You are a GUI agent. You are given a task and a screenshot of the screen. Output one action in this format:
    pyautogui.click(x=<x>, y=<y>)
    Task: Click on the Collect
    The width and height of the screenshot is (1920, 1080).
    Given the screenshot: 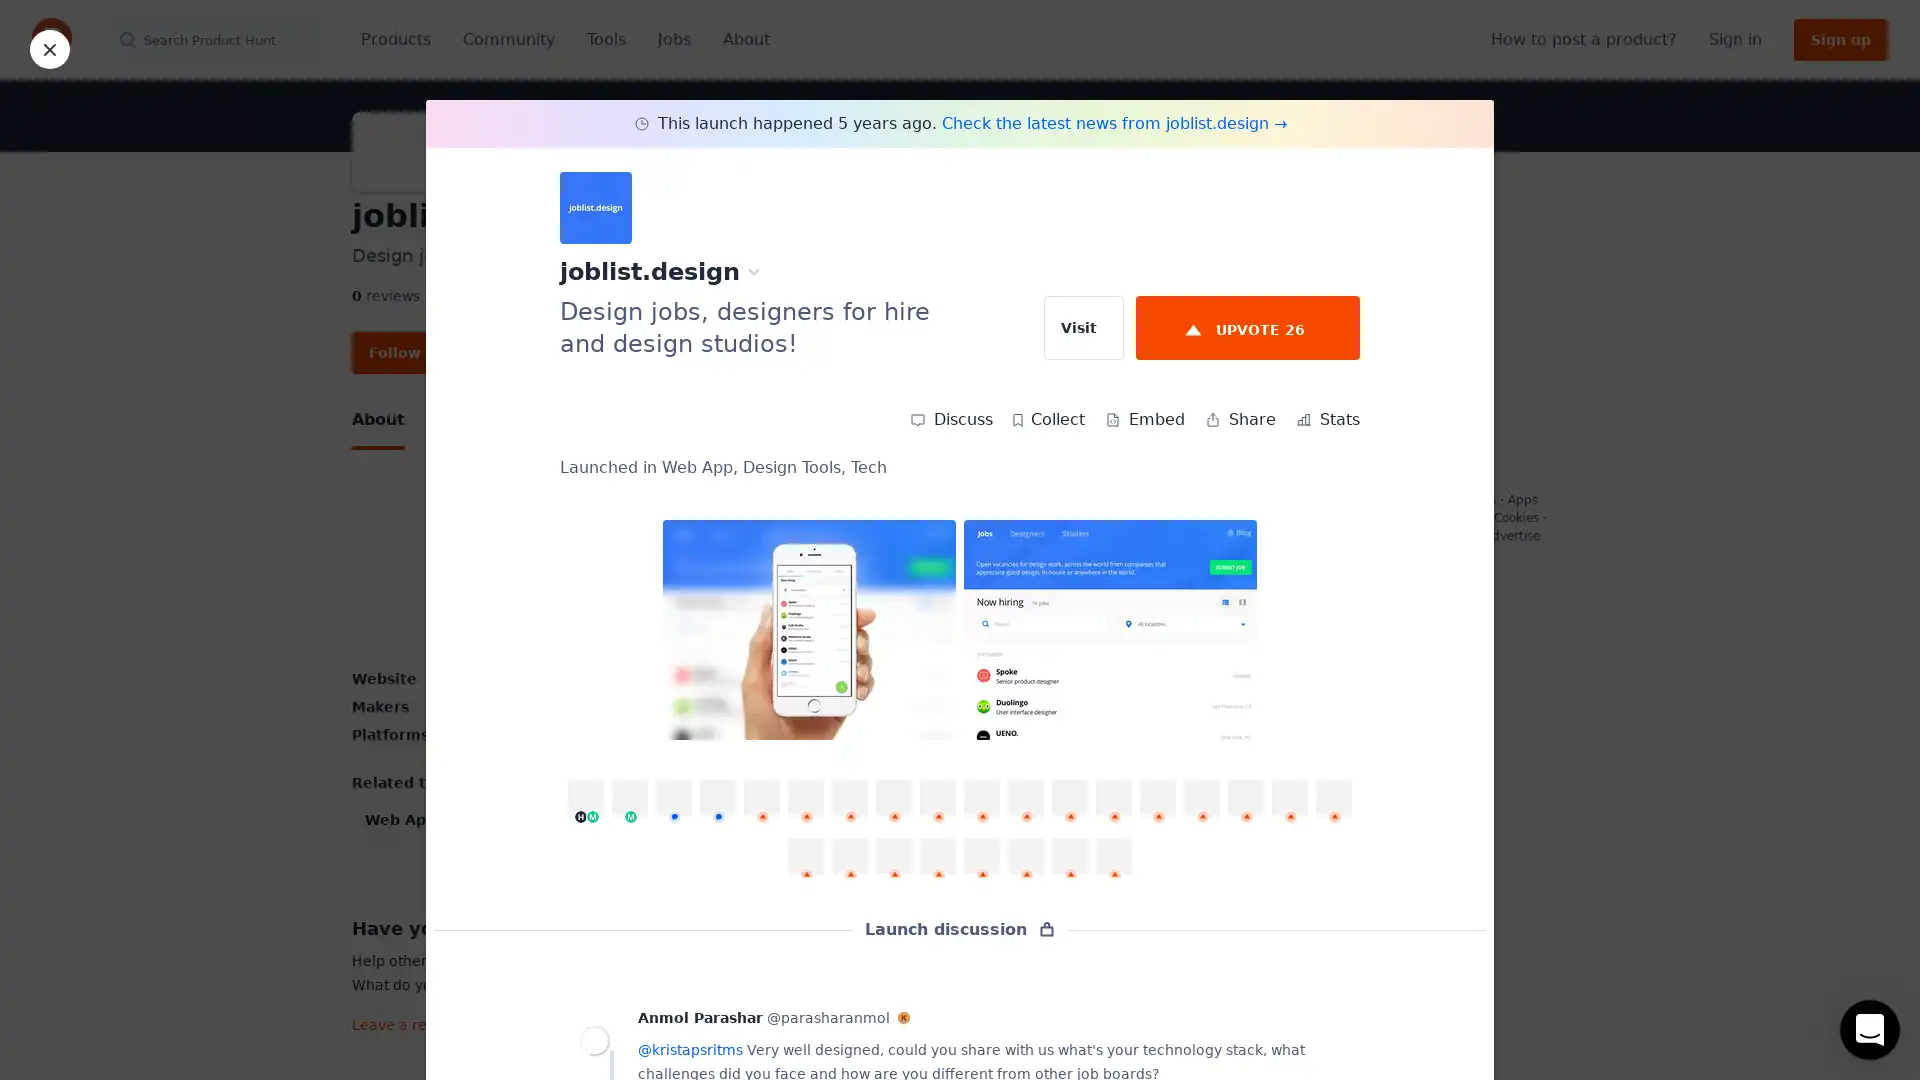 What is the action you would take?
    pyautogui.click(x=1048, y=419)
    